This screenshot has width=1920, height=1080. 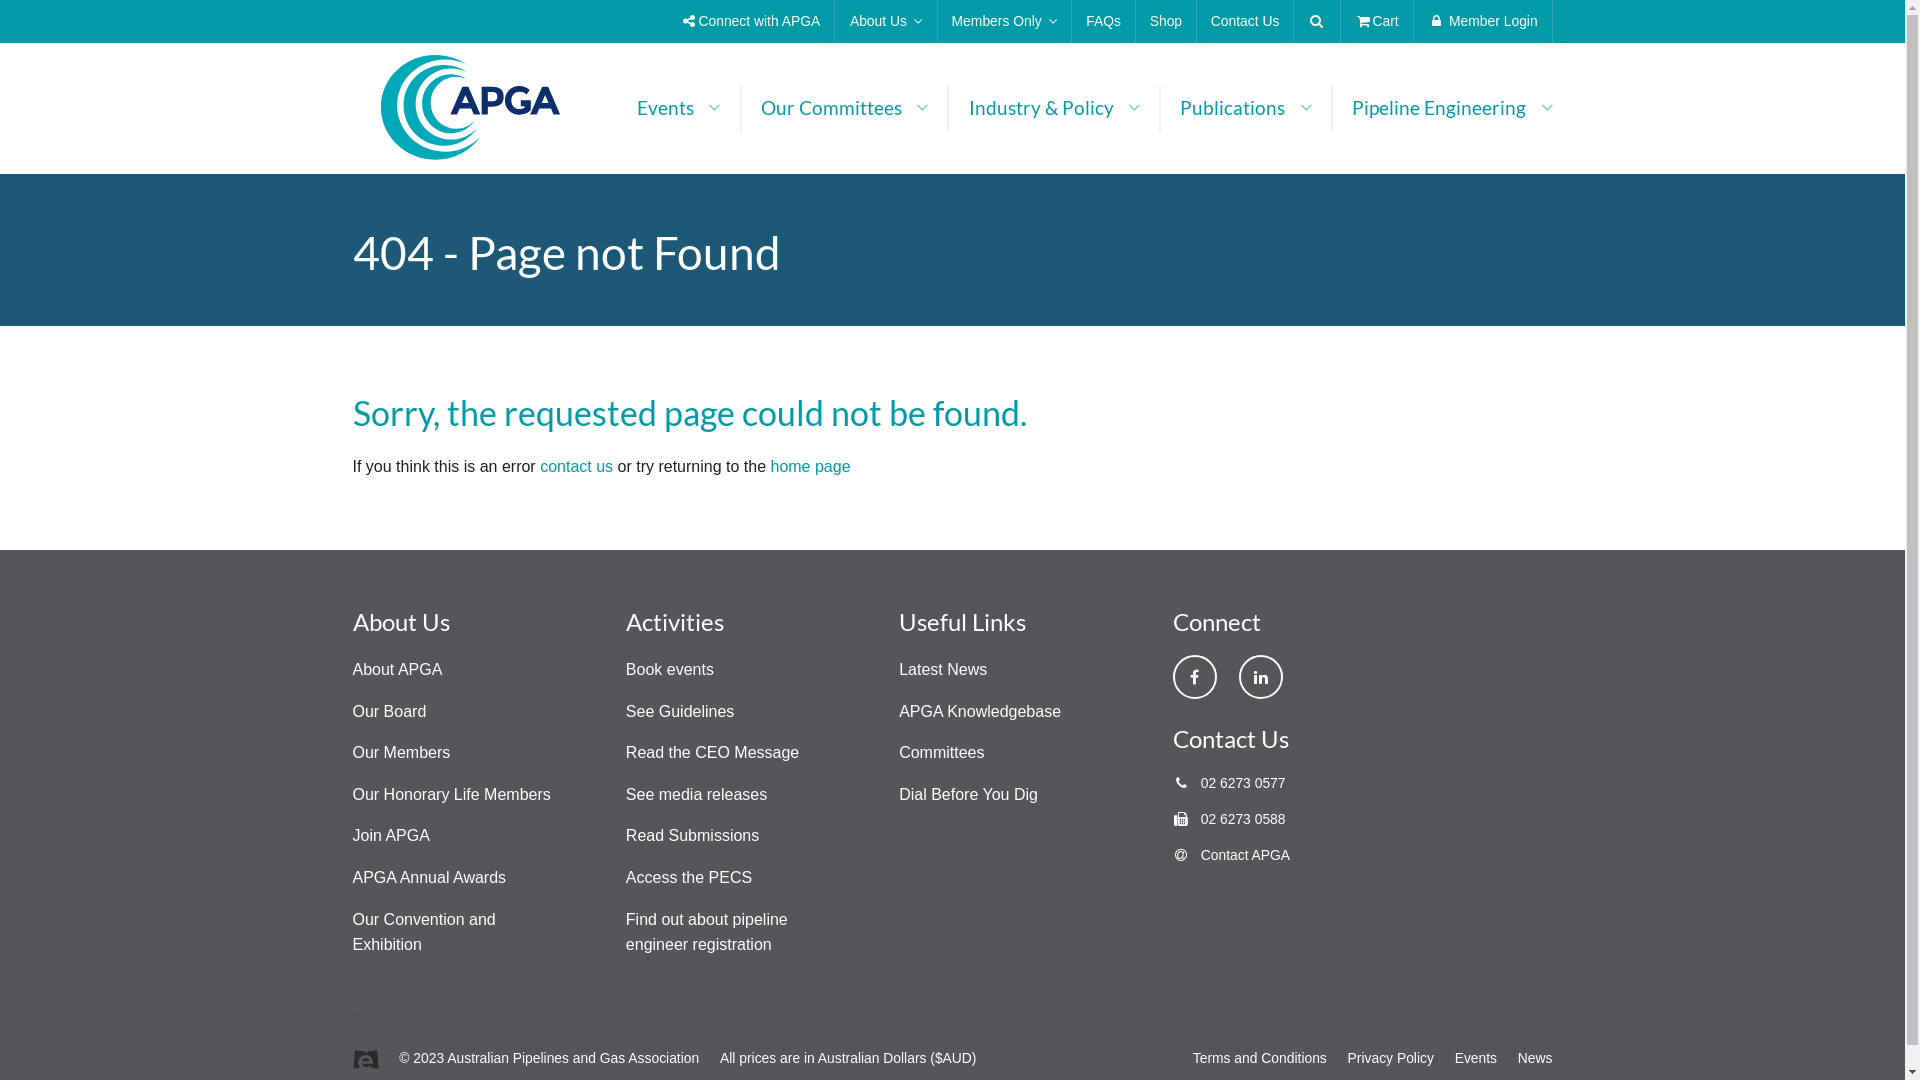 What do you see at coordinates (624, 835) in the screenshot?
I see `'Read Submissions'` at bounding box center [624, 835].